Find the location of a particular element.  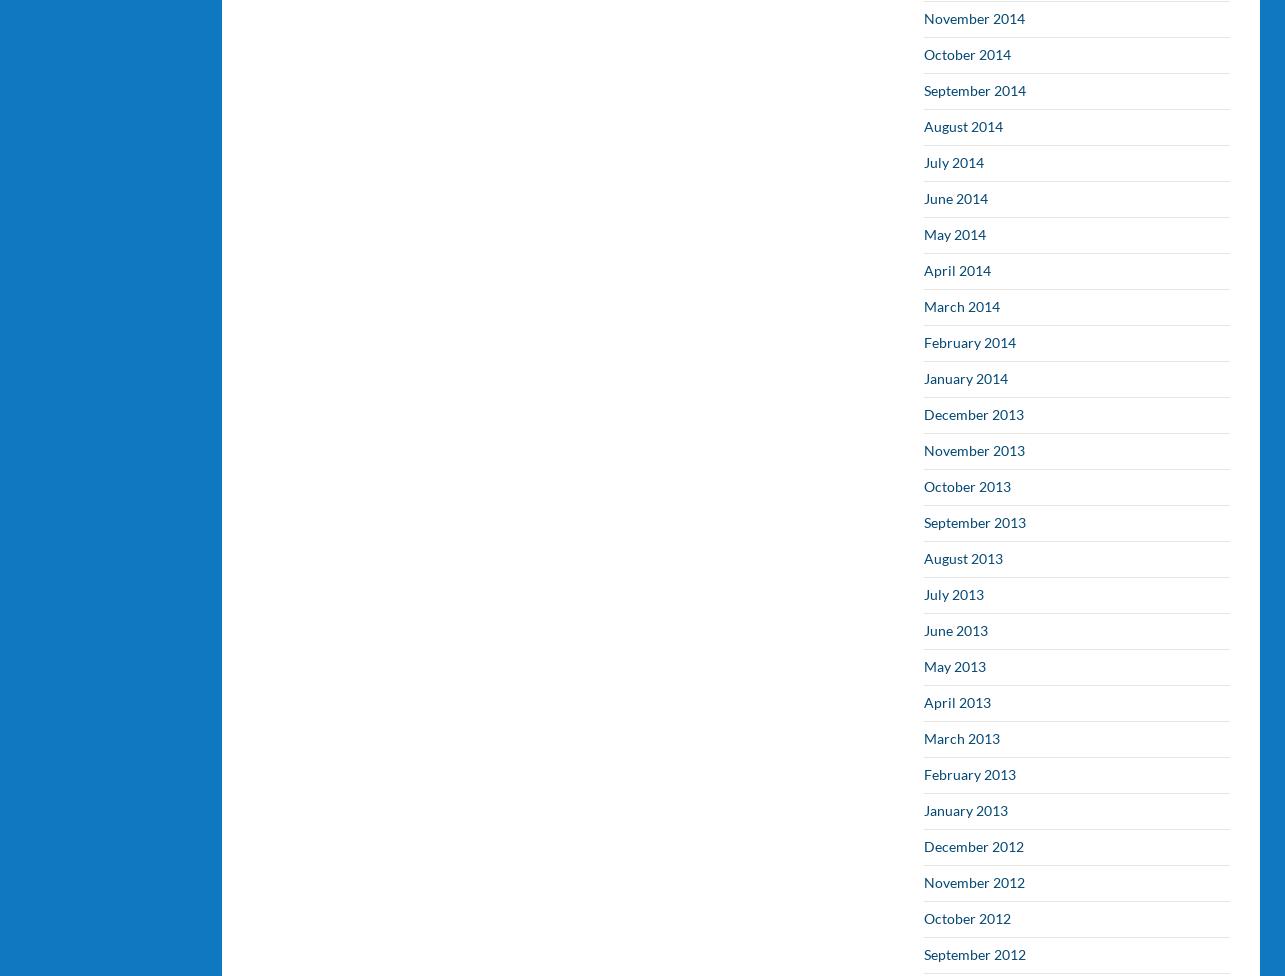

'March 2013' is located at coordinates (961, 738).